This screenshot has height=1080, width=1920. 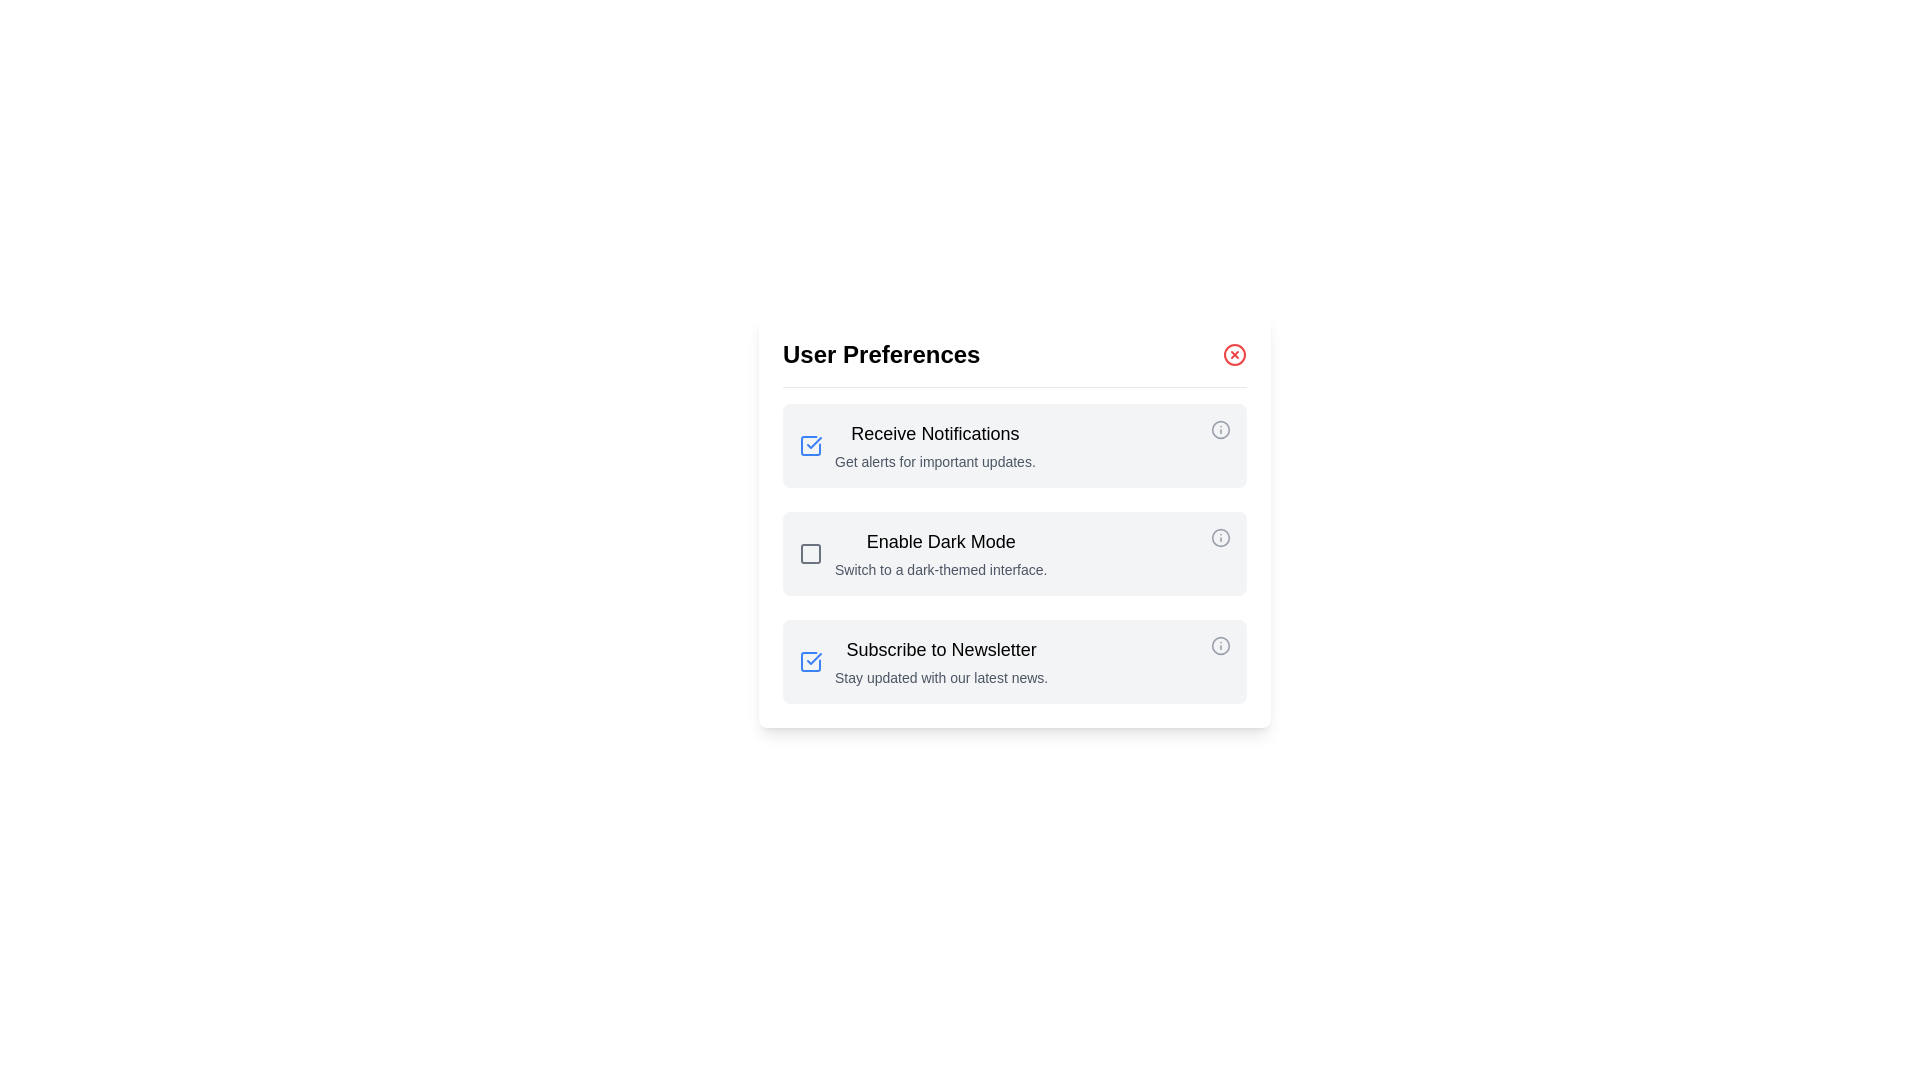 What do you see at coordinates (811, 554) in the screenshot?
I see `the visual indicator for 'Enable Dark Mode' located to the left of the text in the second option of 'User Preferences'` at bounding box center [811, 554].